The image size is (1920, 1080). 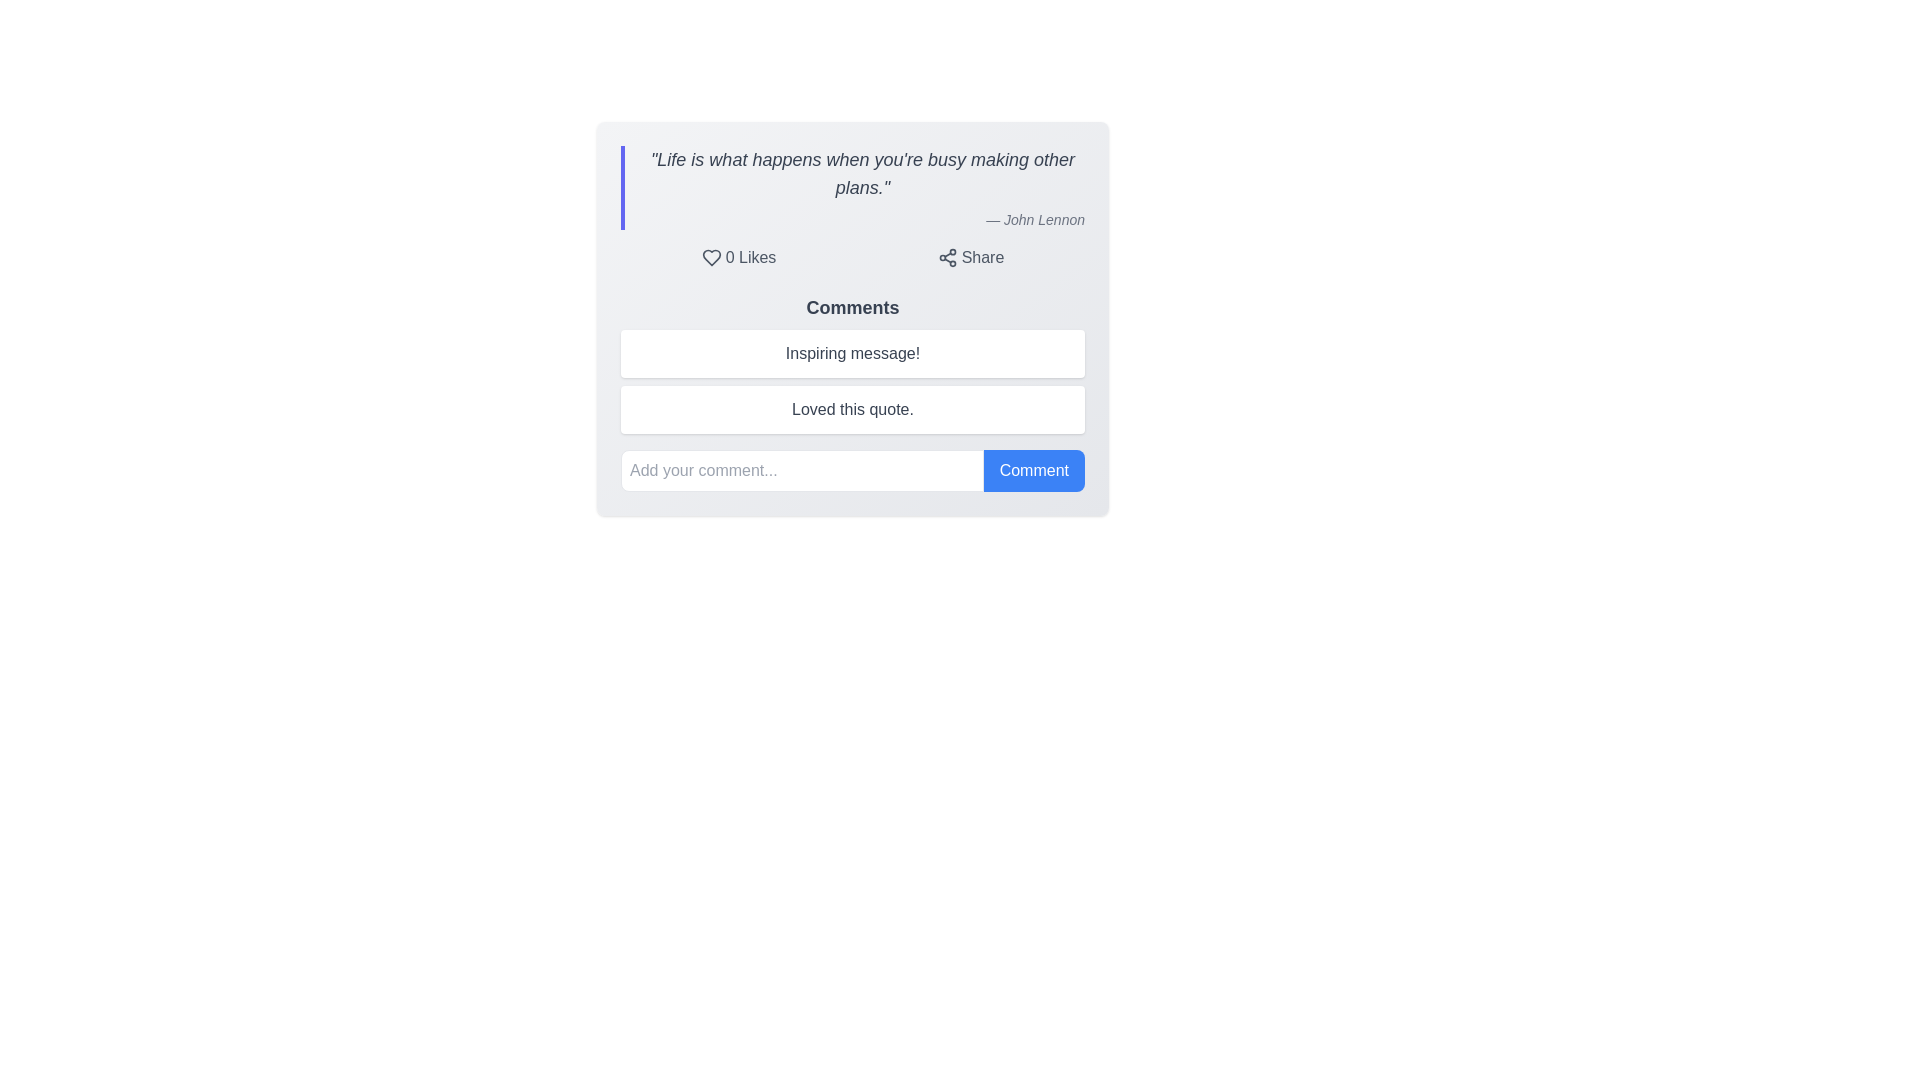 I want to click on the text label displaying 'Comments' which is a bold, dark gray heading centered at the top of the comments section, so click(x=853, y=308).